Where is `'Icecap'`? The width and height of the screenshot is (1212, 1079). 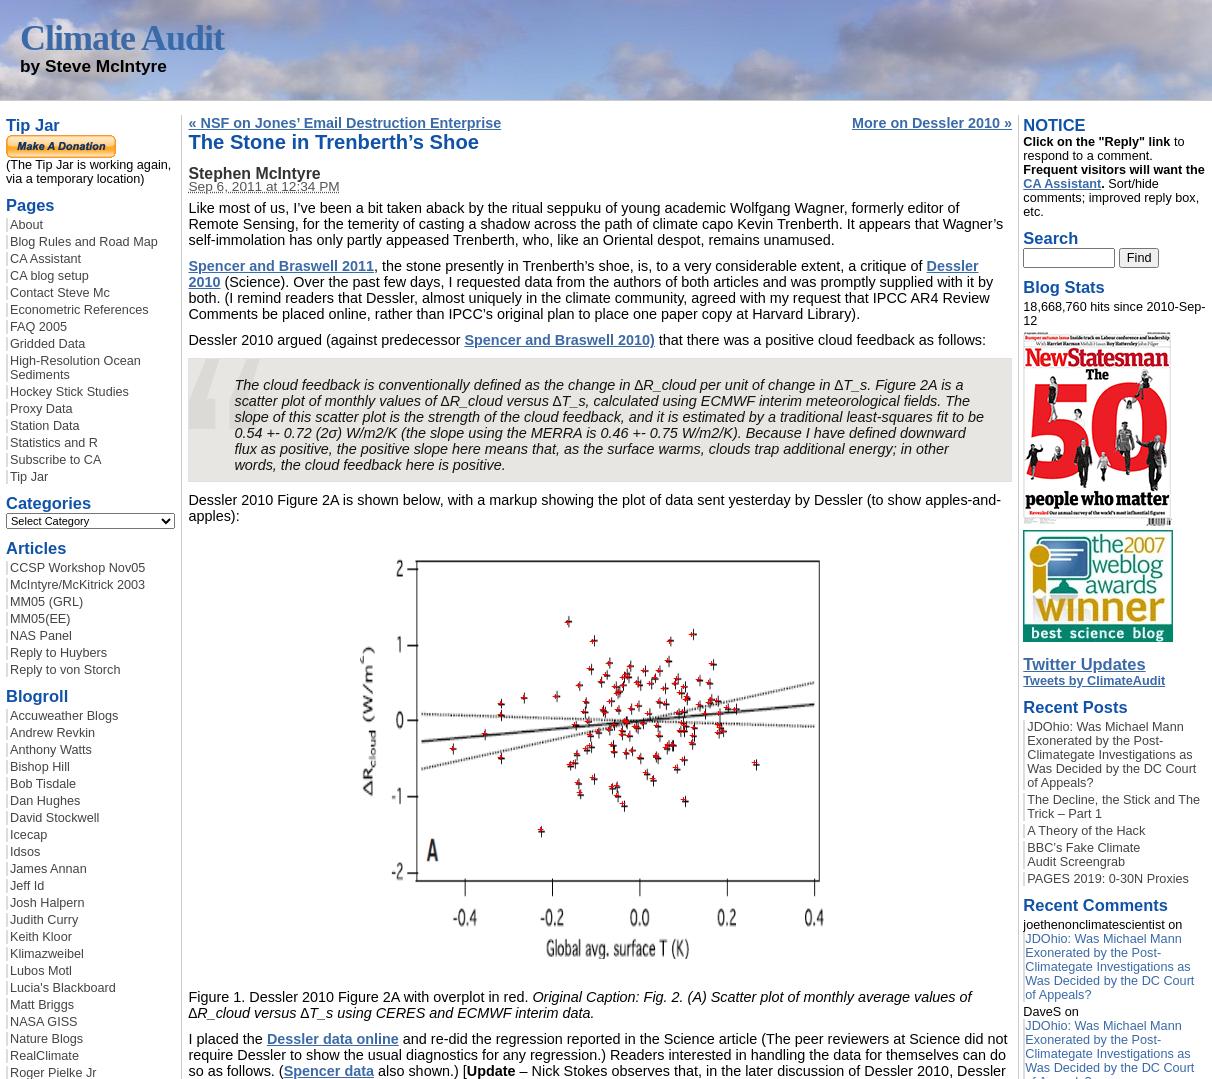
'Icecap' is located at coordinates (9, 835).